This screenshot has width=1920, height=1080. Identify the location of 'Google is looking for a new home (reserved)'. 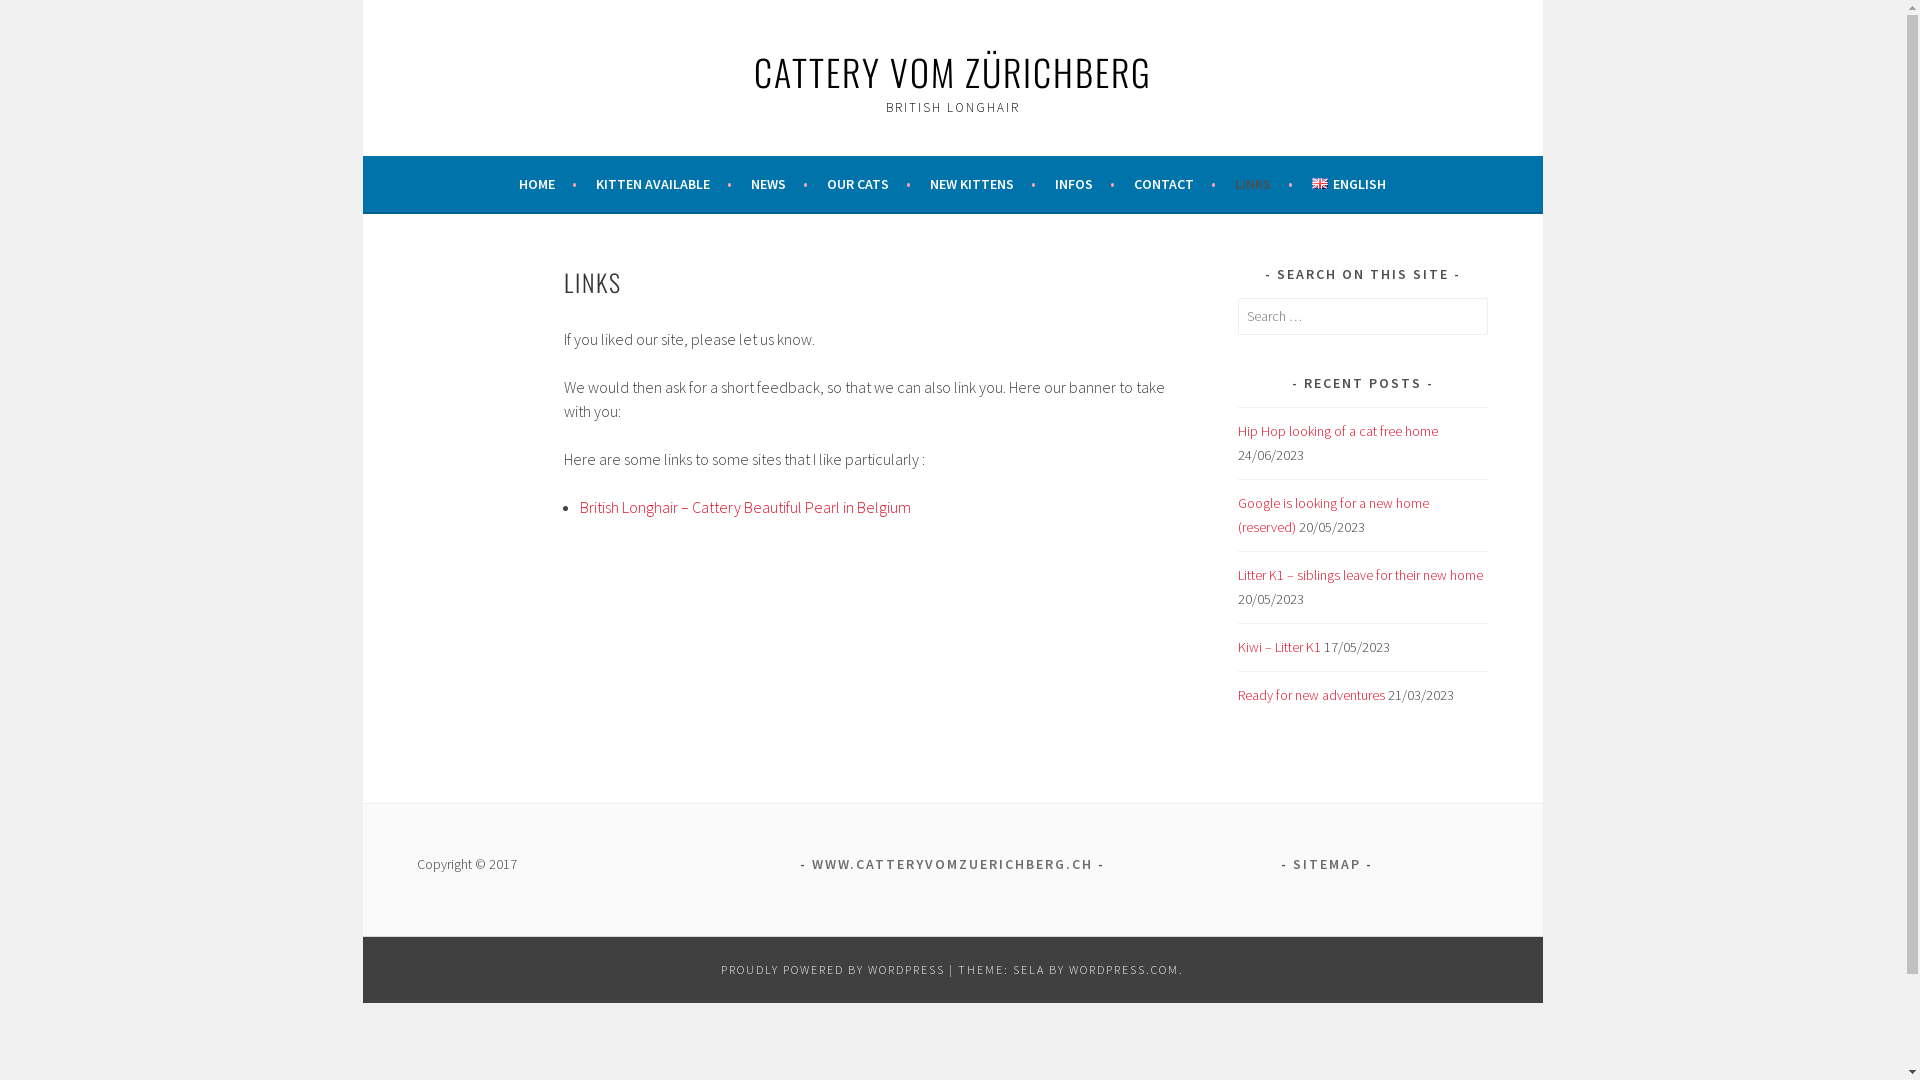
(1237, 514).